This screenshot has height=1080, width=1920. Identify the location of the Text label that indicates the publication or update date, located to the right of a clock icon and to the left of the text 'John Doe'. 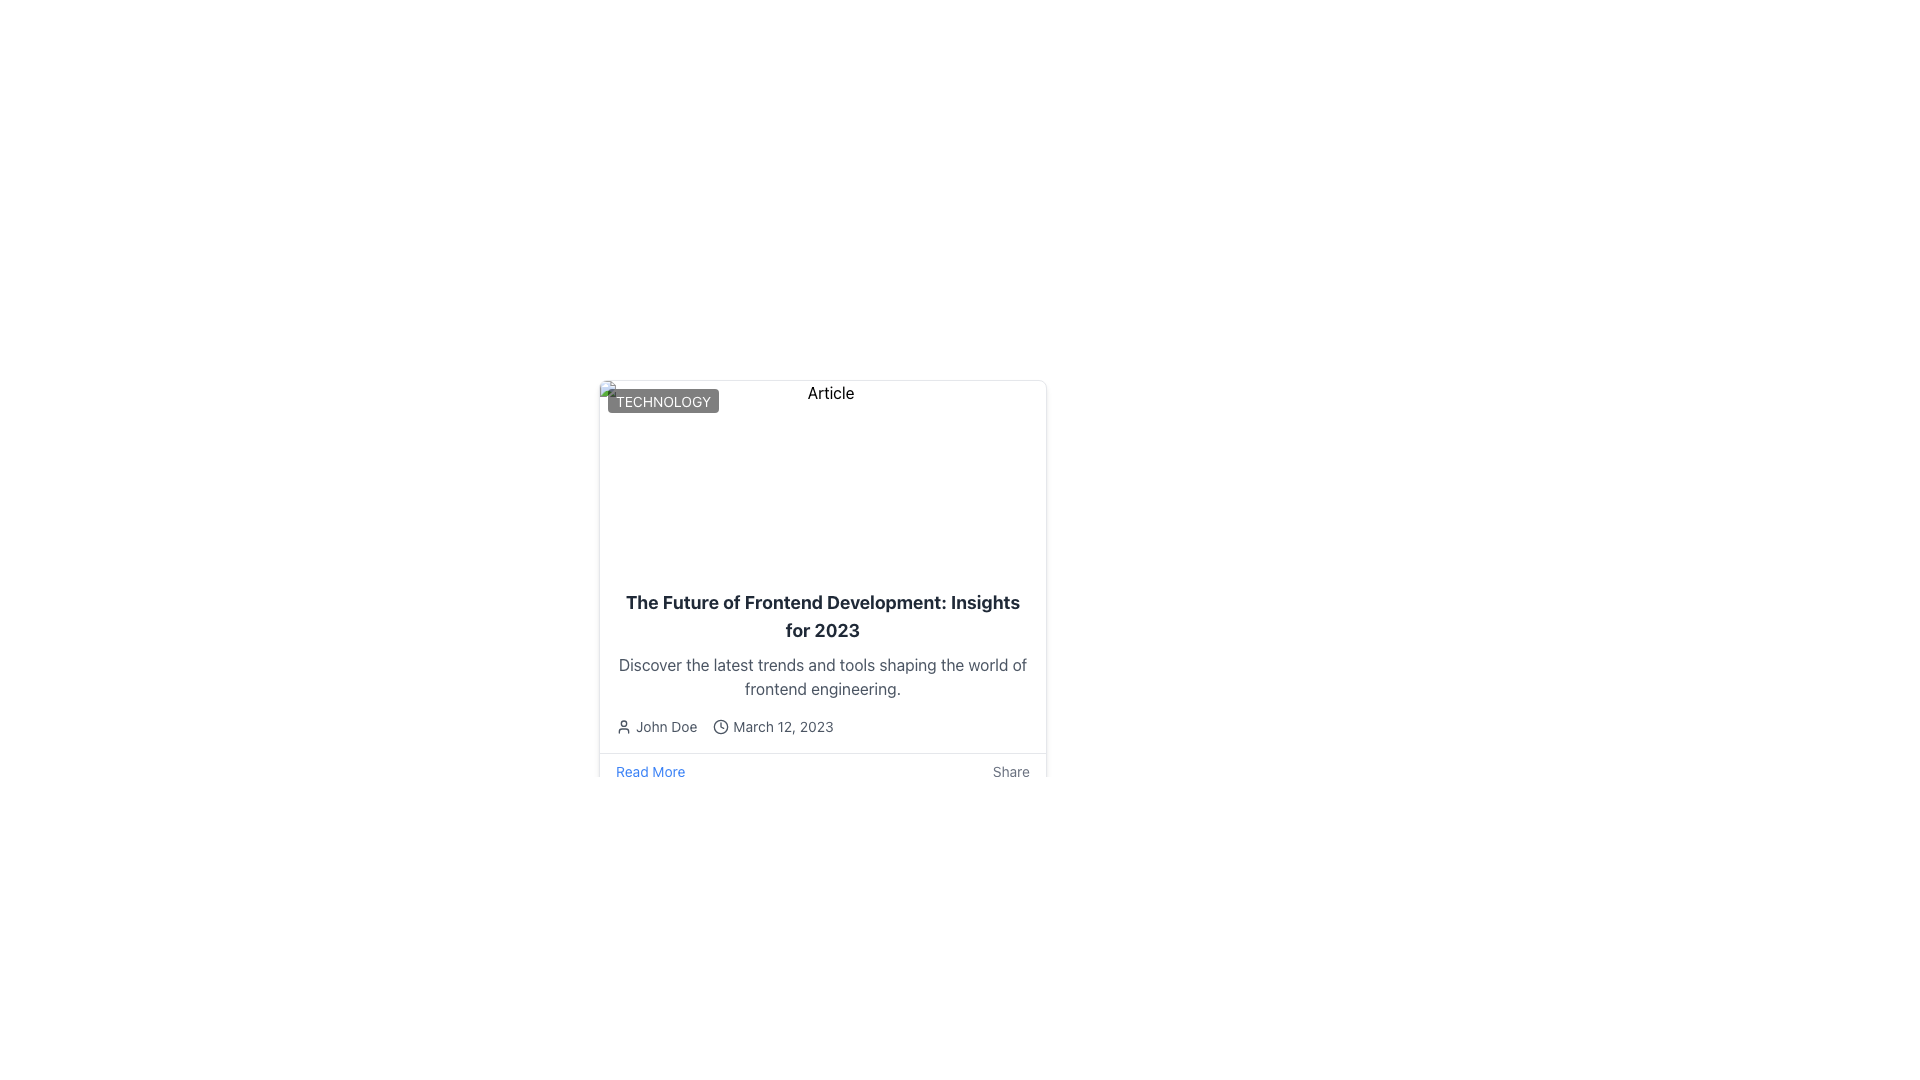
(782, 726).